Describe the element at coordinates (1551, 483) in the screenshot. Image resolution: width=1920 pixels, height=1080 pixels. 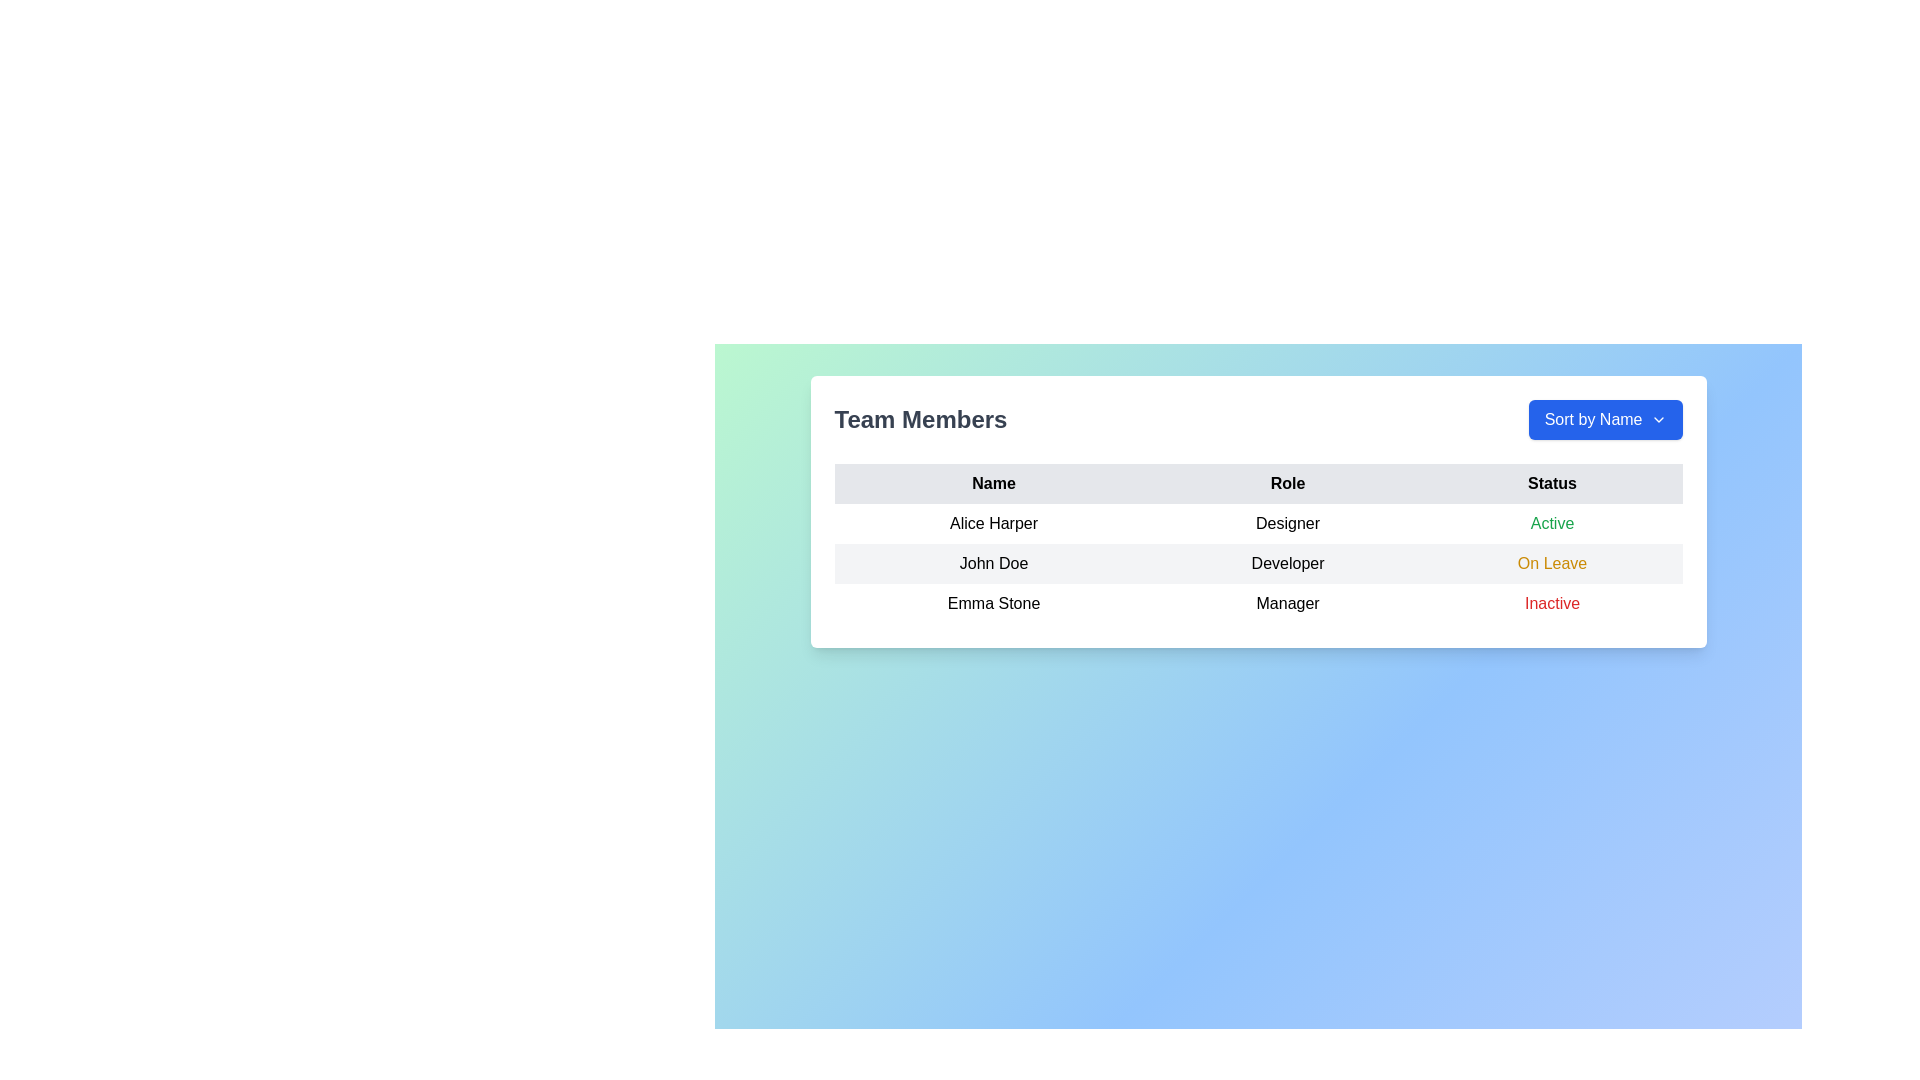
I see `the Table Header Cell labeled 'Status', which is the third item in a horizontal row within the header of the table, styled with a black bold font on a light gray background` at that location.